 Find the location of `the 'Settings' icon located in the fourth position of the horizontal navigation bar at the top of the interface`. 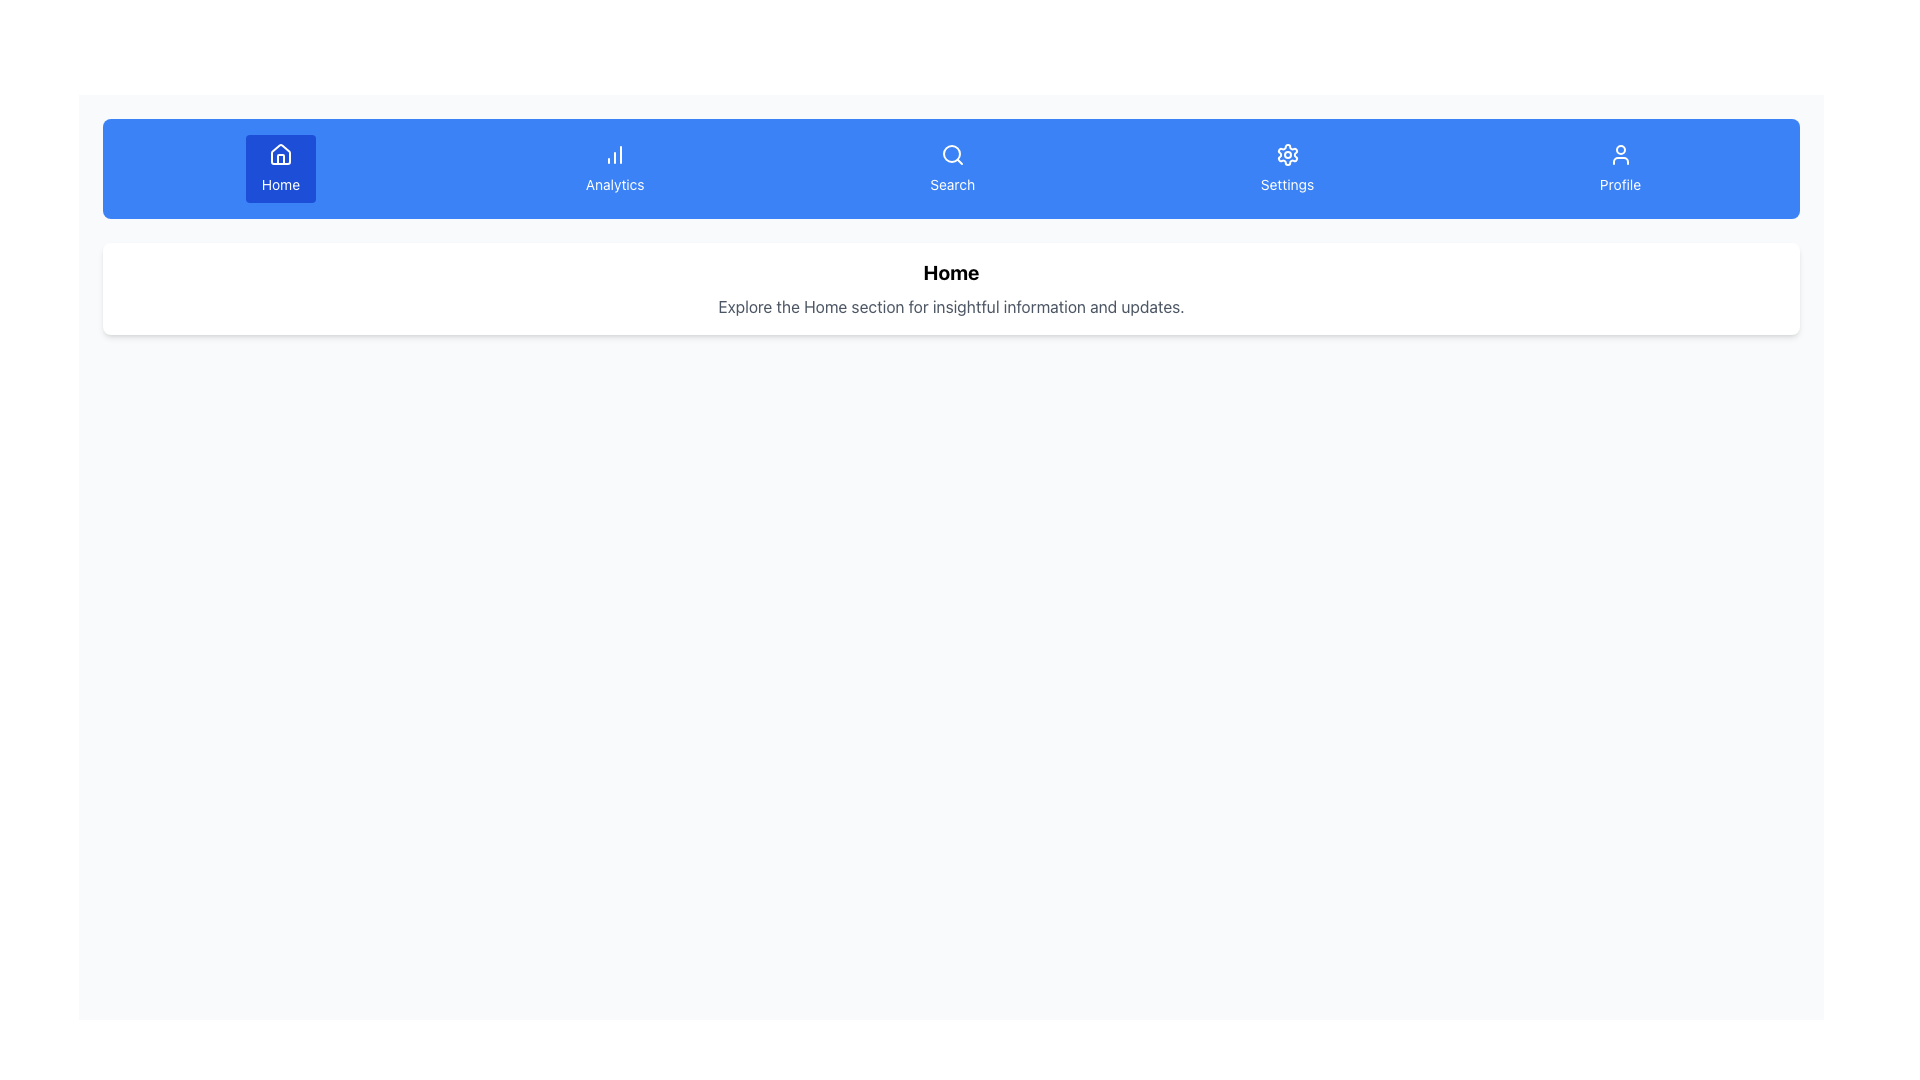

the 'Settings' icon located in the fourth position of the horizontal navigation bar at the top of the interface is located at coordinates (1287, 153).